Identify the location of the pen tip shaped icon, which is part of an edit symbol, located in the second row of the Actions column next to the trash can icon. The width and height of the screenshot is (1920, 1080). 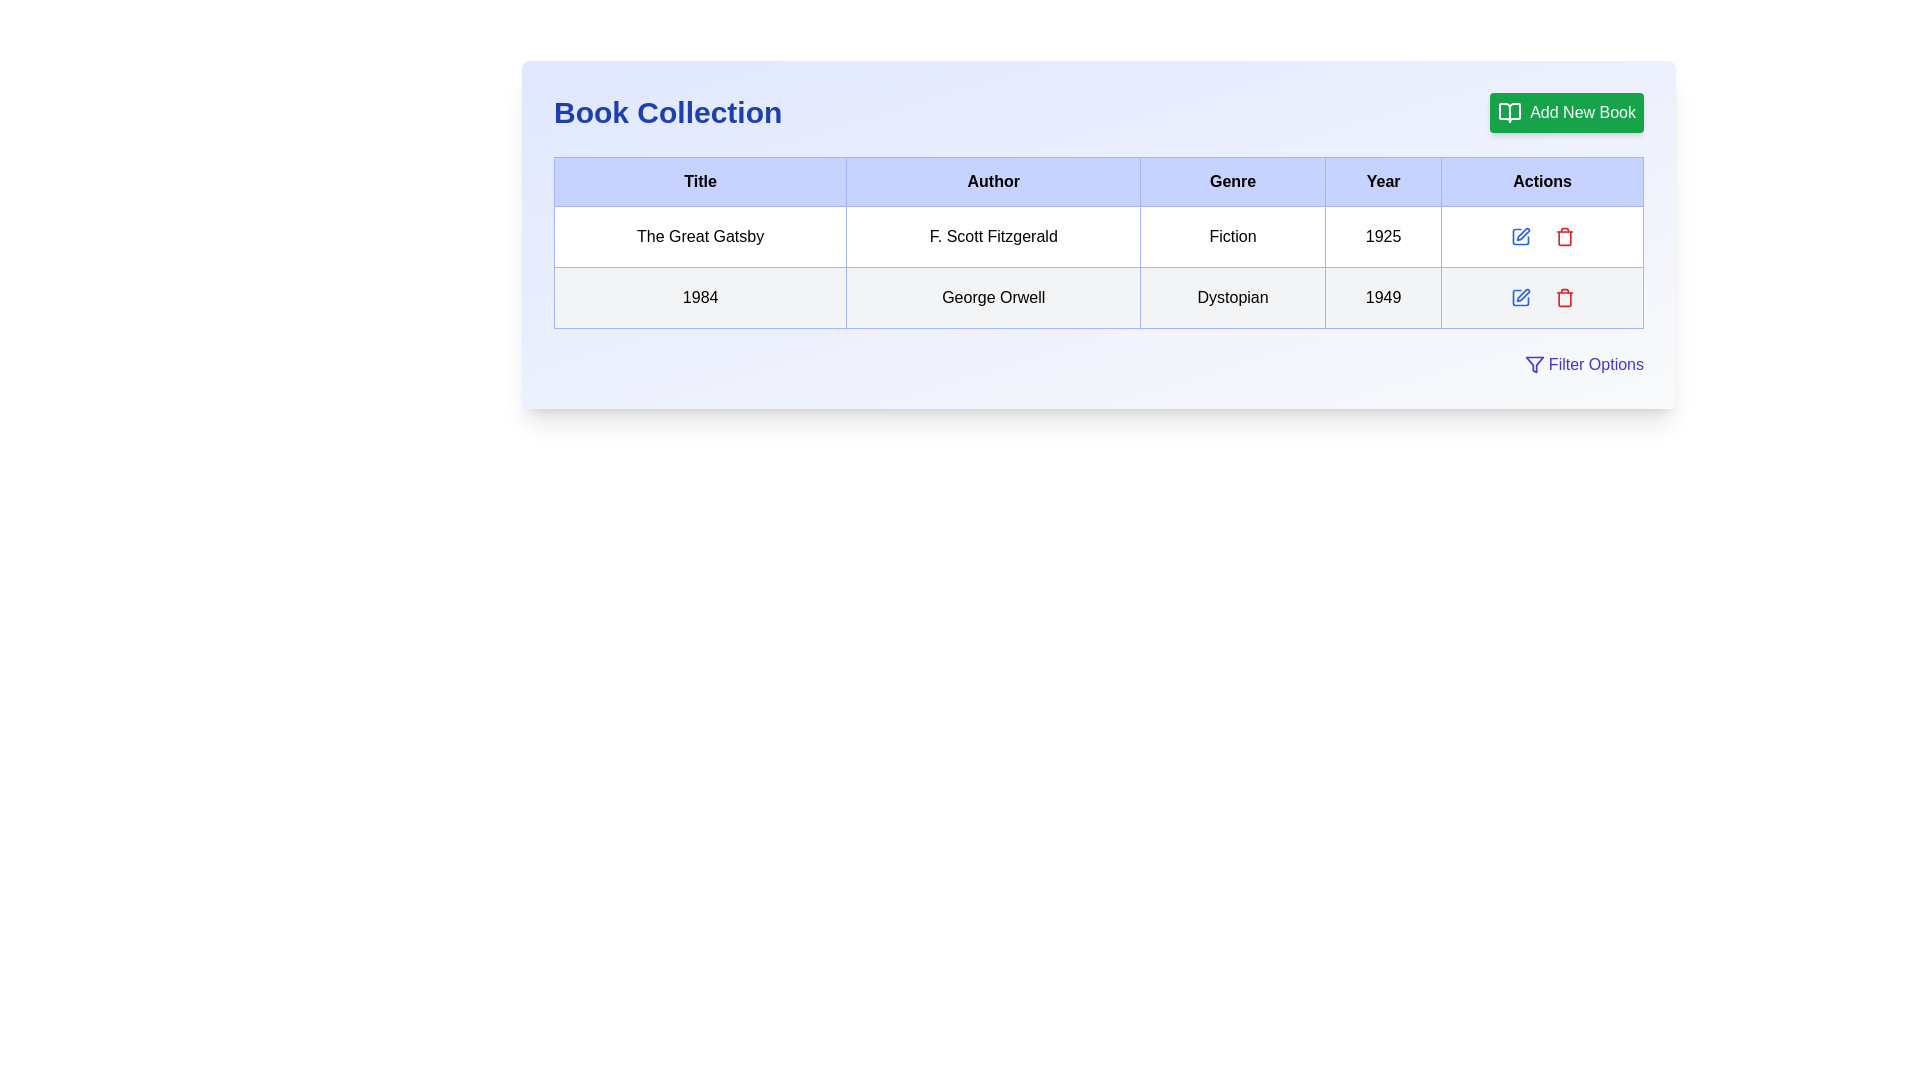
(1520, 235).